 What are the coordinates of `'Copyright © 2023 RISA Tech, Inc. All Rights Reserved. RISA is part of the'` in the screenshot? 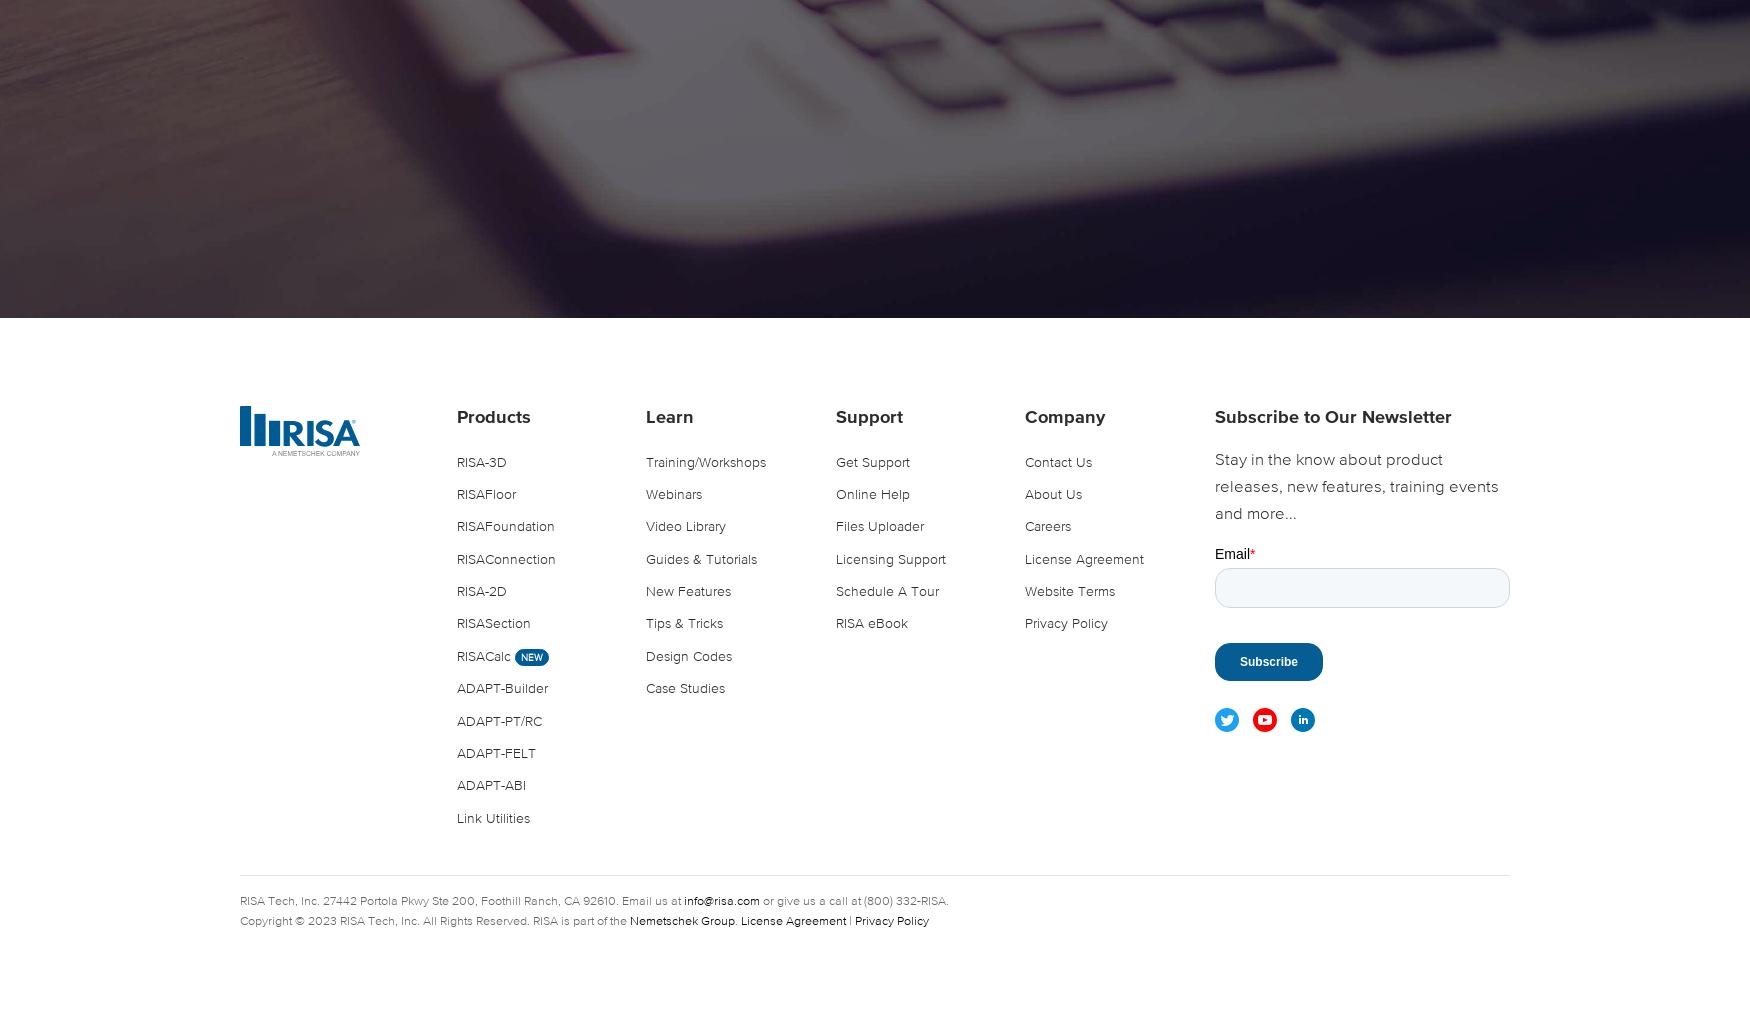 It's located at (434, 921).